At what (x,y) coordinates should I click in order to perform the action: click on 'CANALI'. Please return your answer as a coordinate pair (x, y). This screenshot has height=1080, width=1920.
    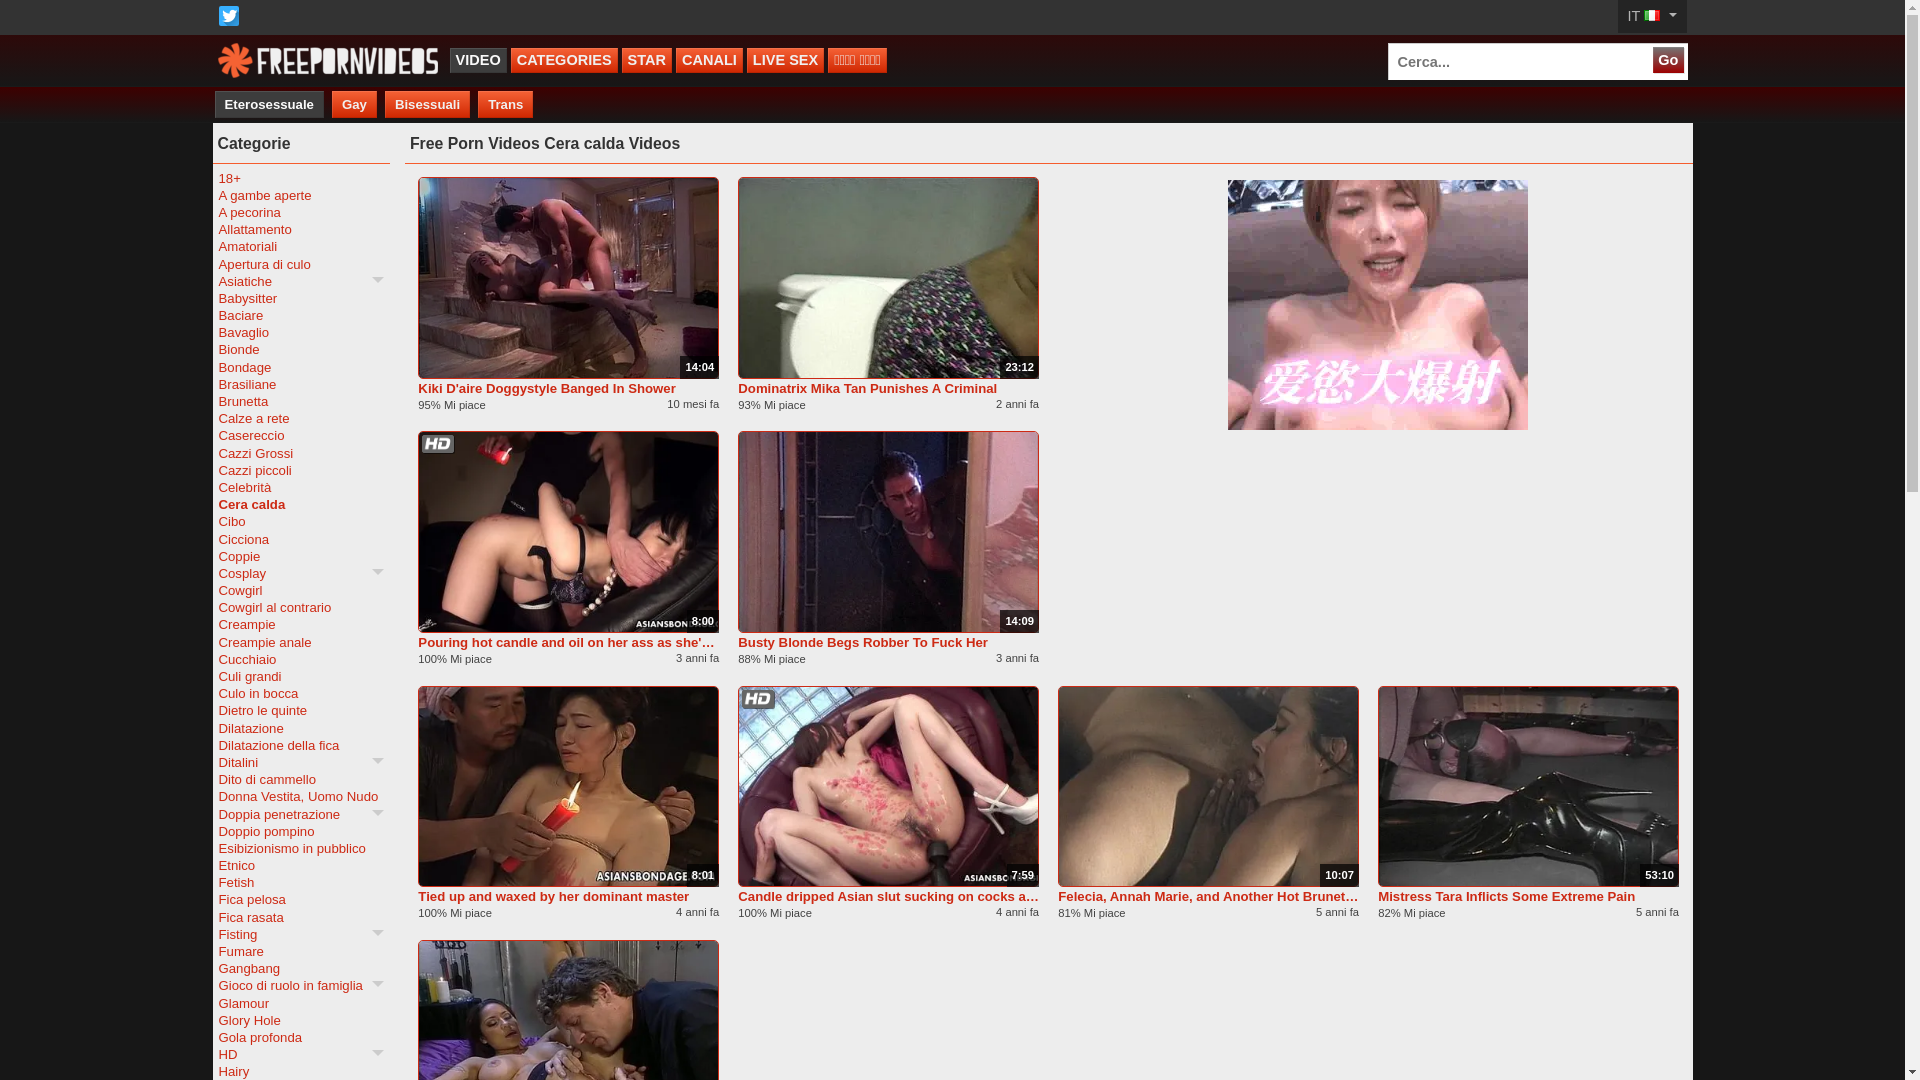
    Looking at the image, I should click on (676, 59).